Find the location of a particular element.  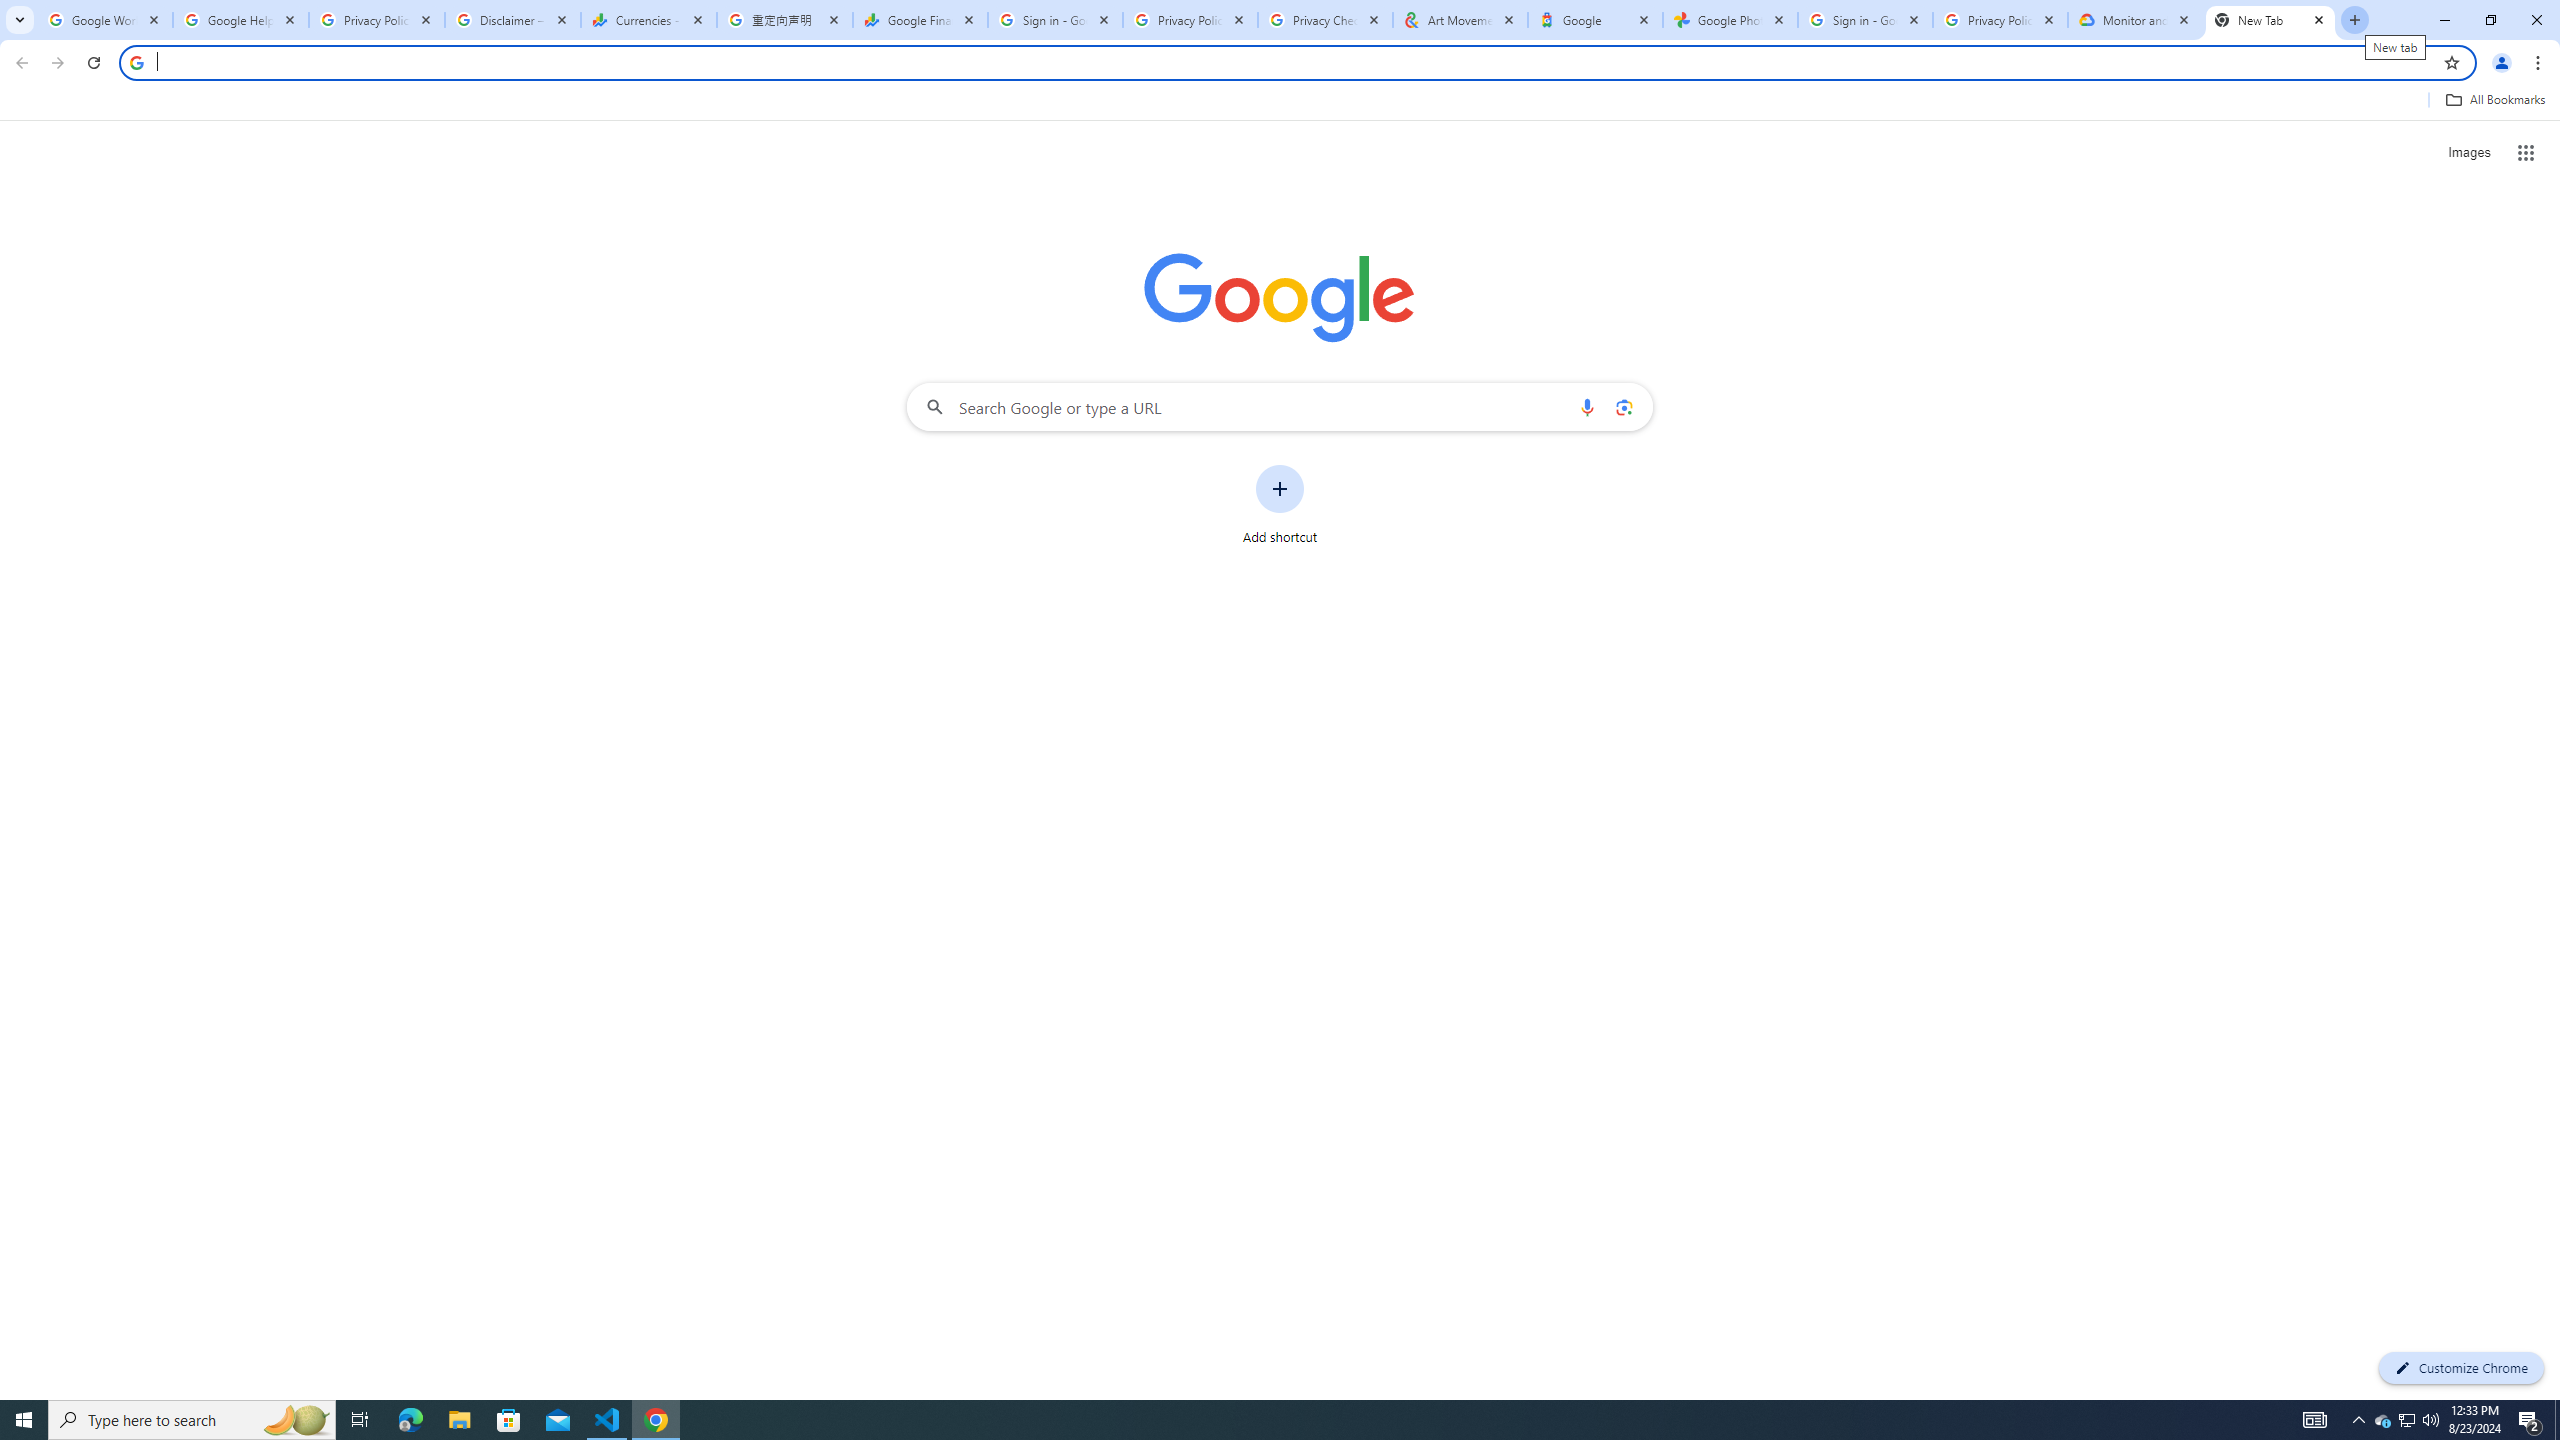

'Search Google or type a URL' is located at coordinates (1280, 405).